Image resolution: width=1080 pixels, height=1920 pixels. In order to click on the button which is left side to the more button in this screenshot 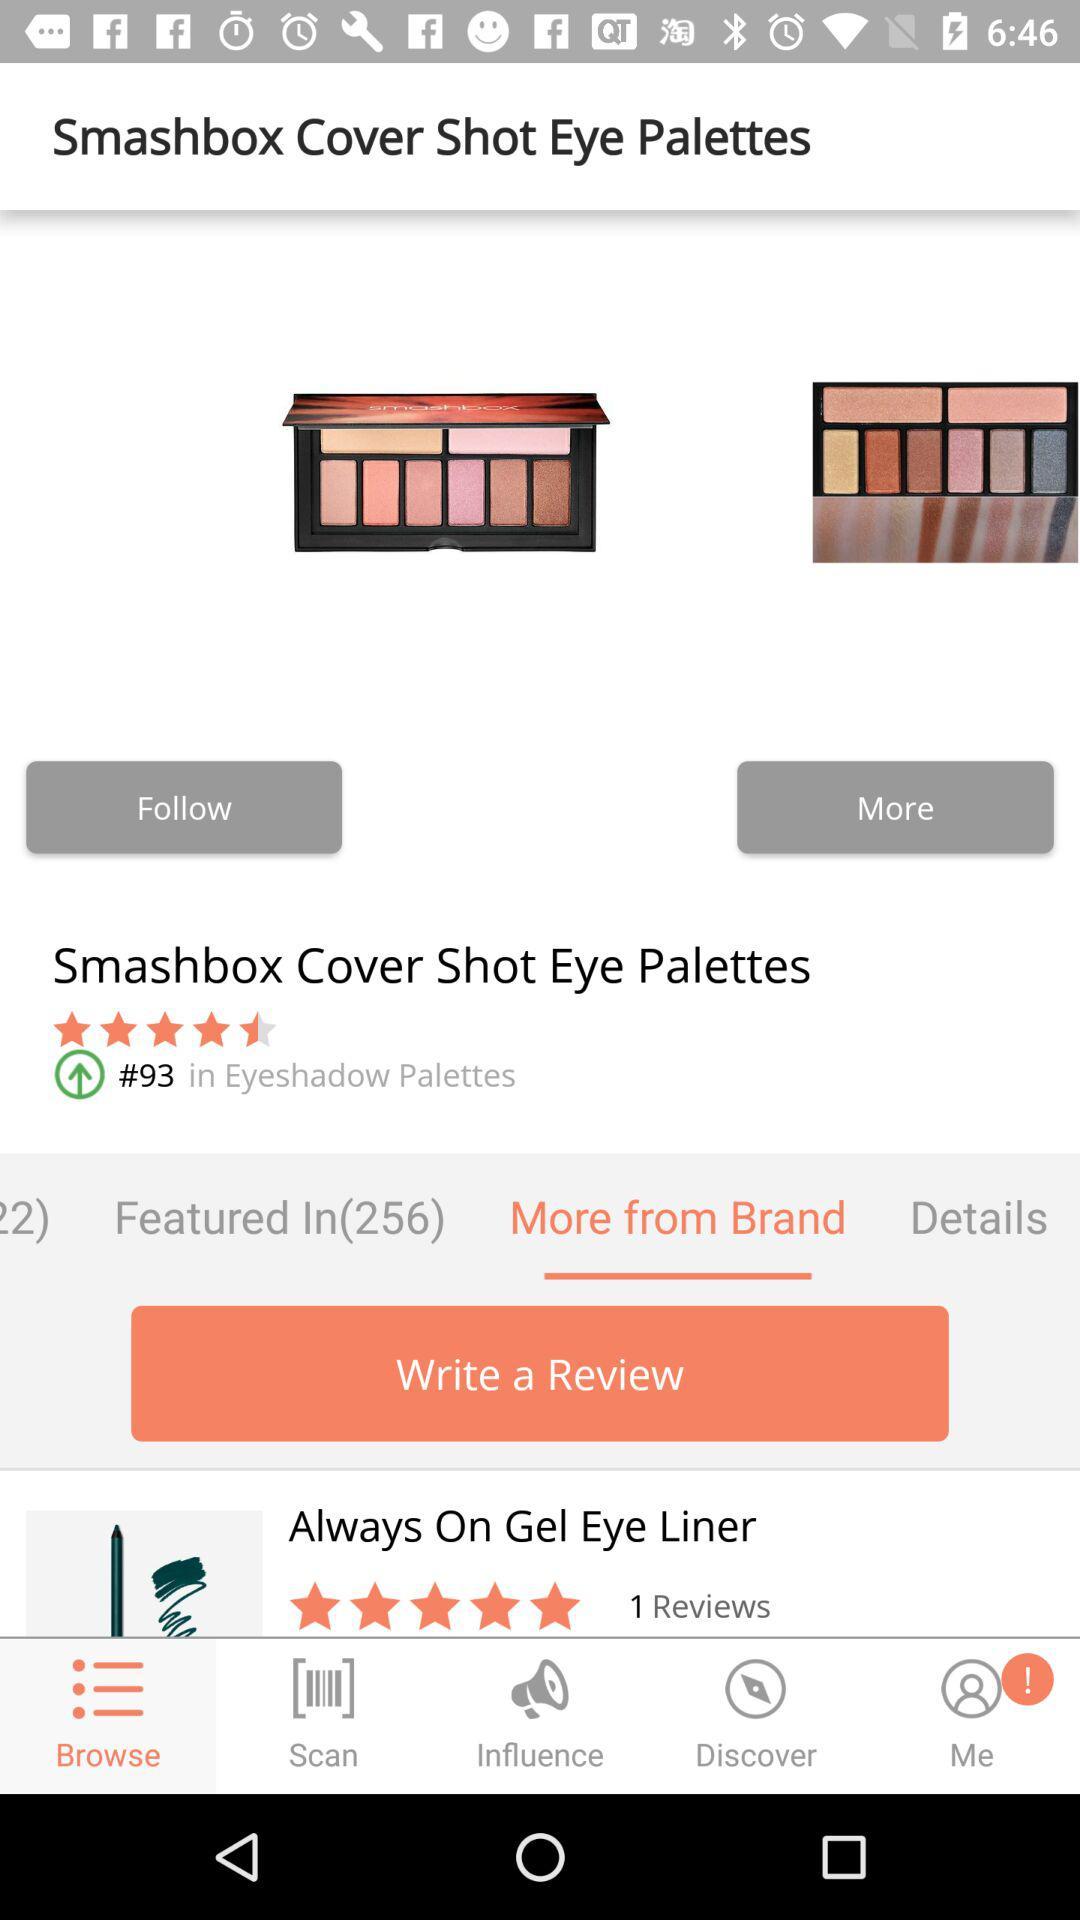, I will do `click(184, 807)`.